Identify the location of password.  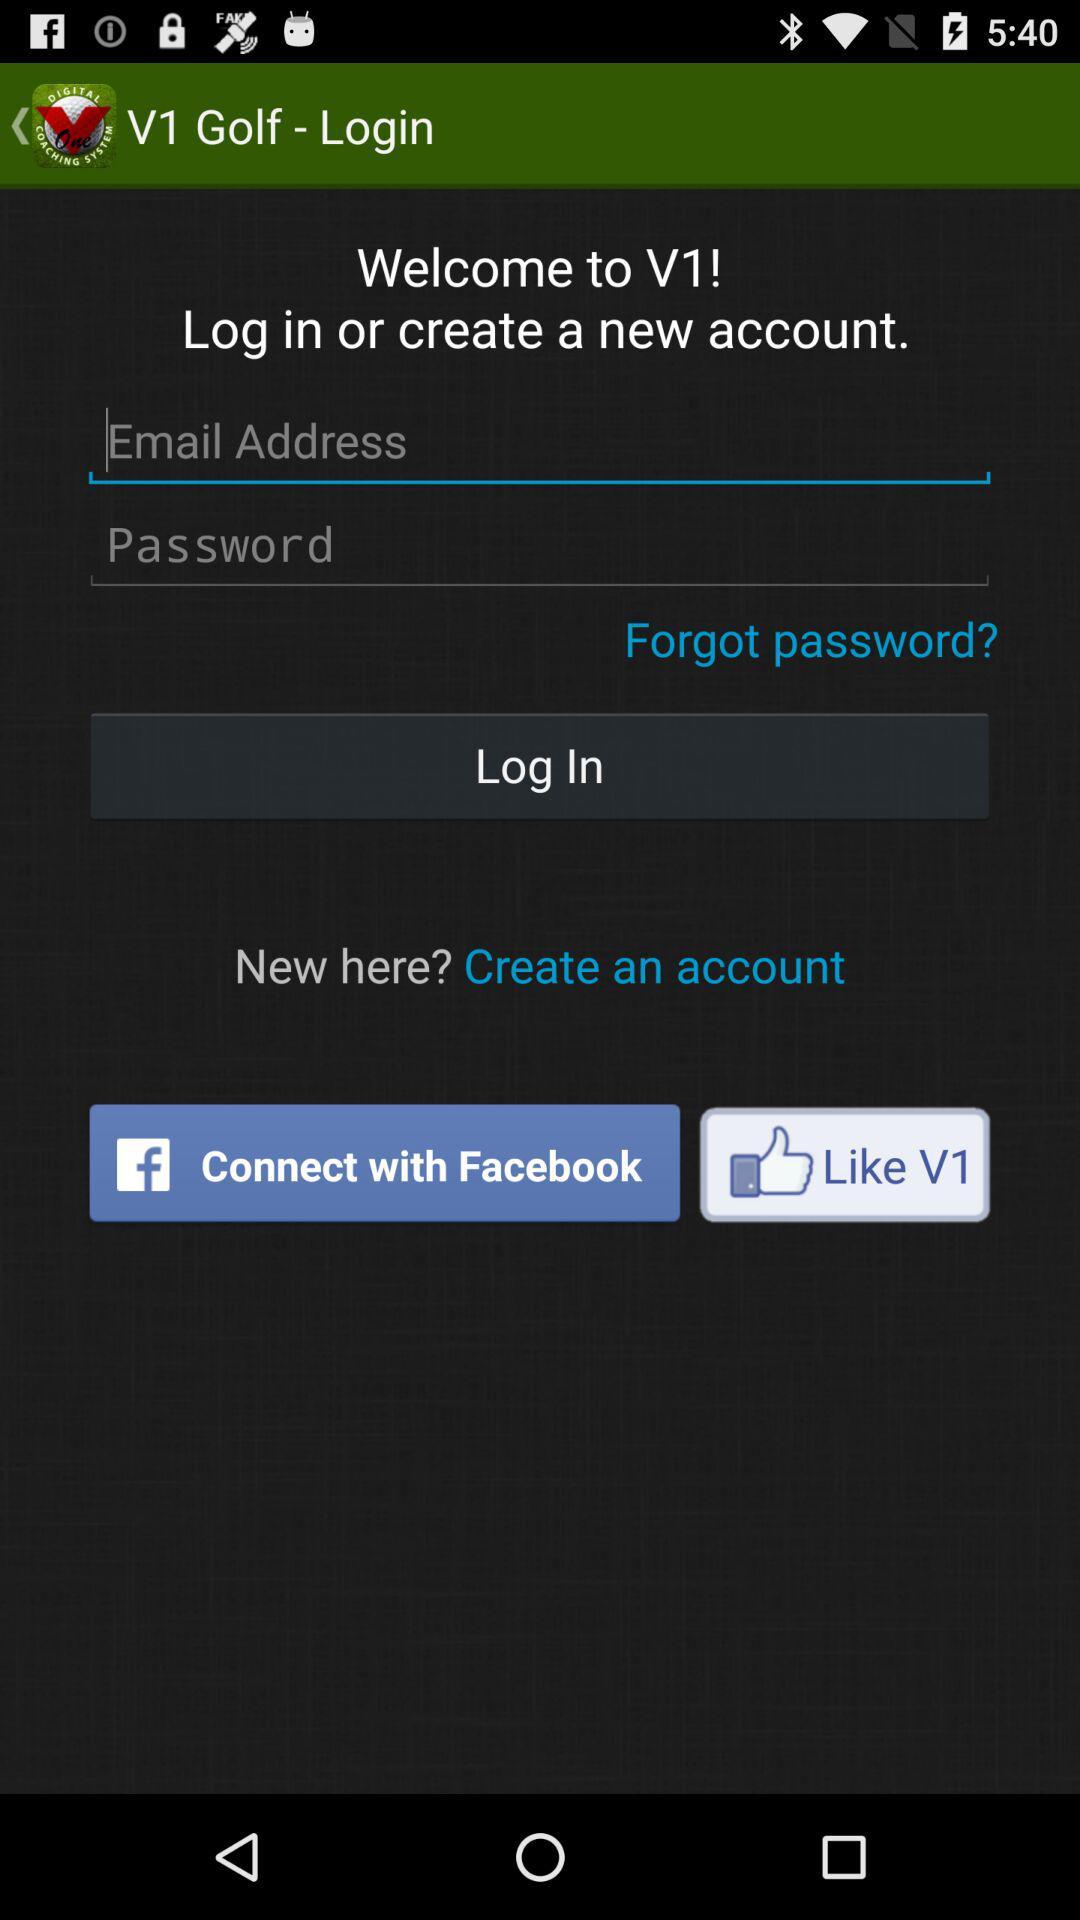
(538, 544).